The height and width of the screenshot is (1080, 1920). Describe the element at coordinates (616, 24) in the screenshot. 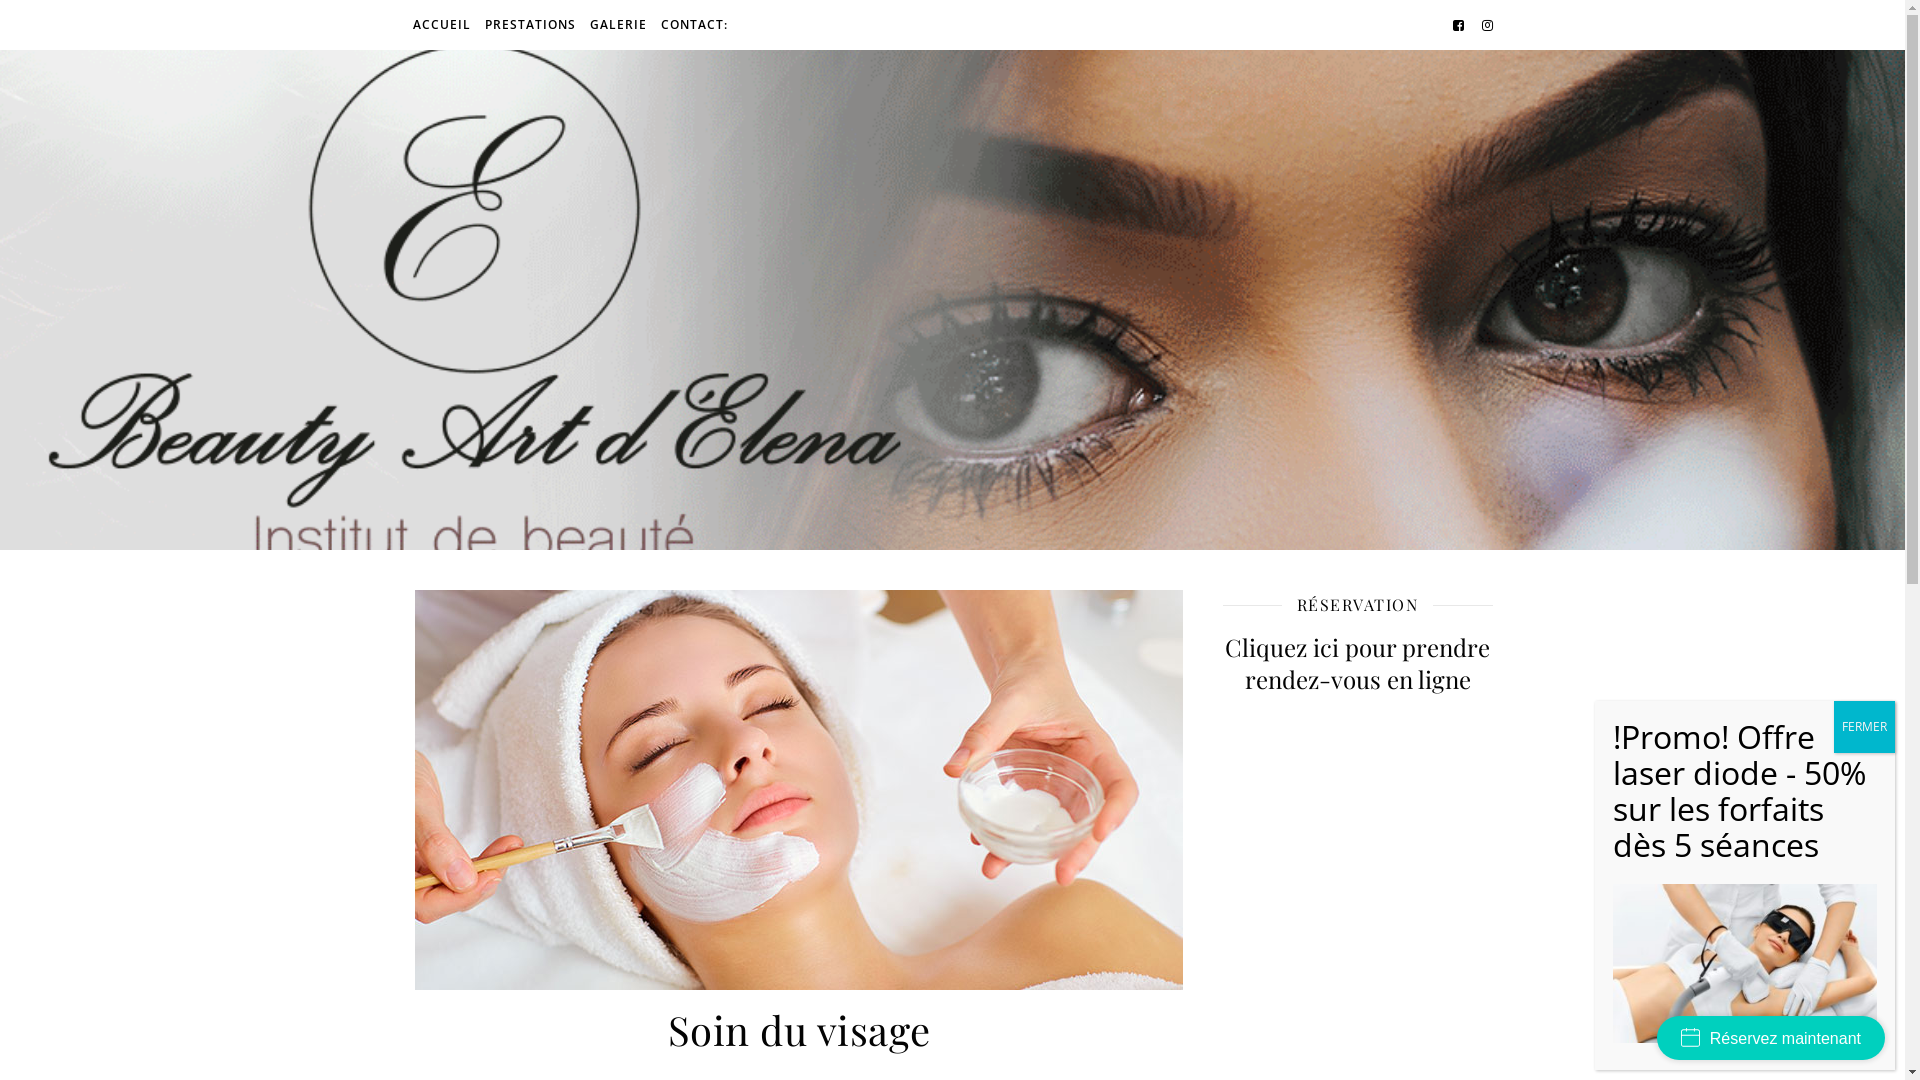

I see `'GALERIE'` at that location.